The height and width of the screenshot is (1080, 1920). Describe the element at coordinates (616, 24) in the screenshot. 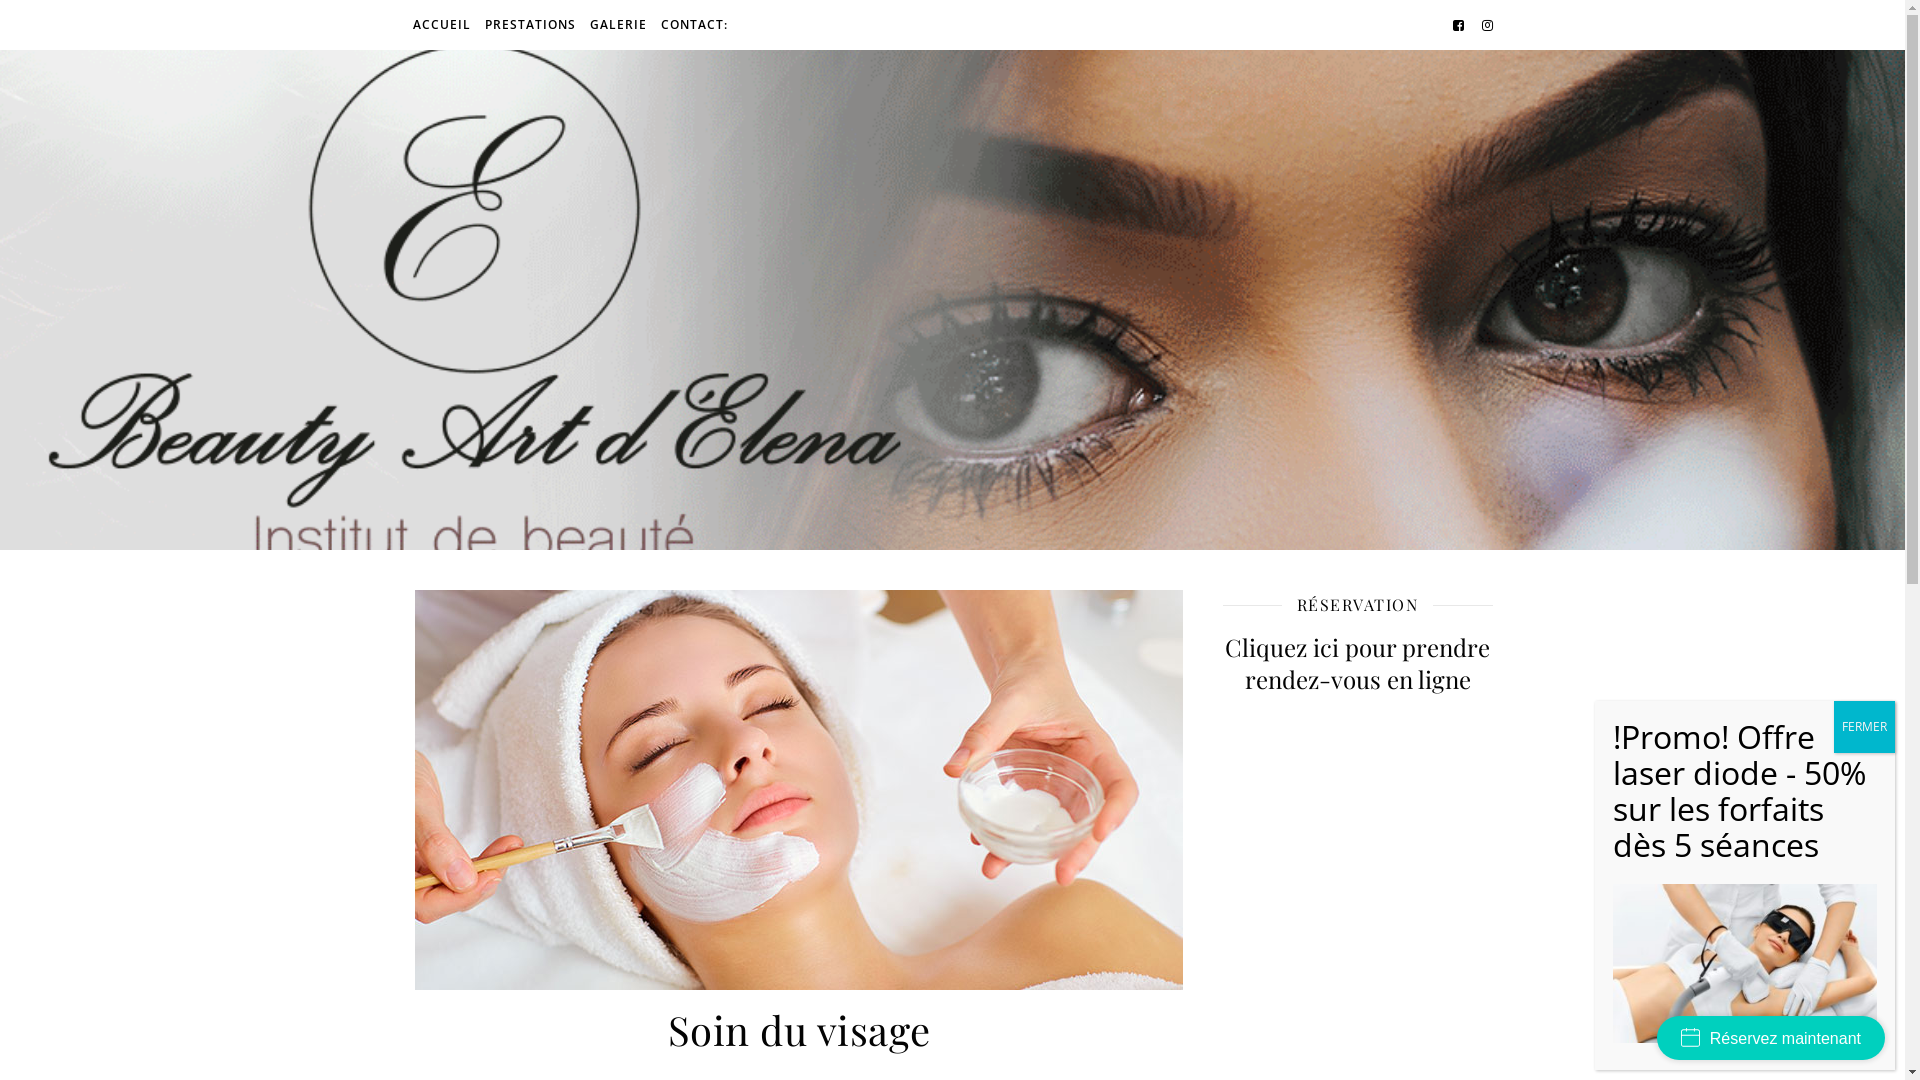

I see `'GALERIE'` at that location.